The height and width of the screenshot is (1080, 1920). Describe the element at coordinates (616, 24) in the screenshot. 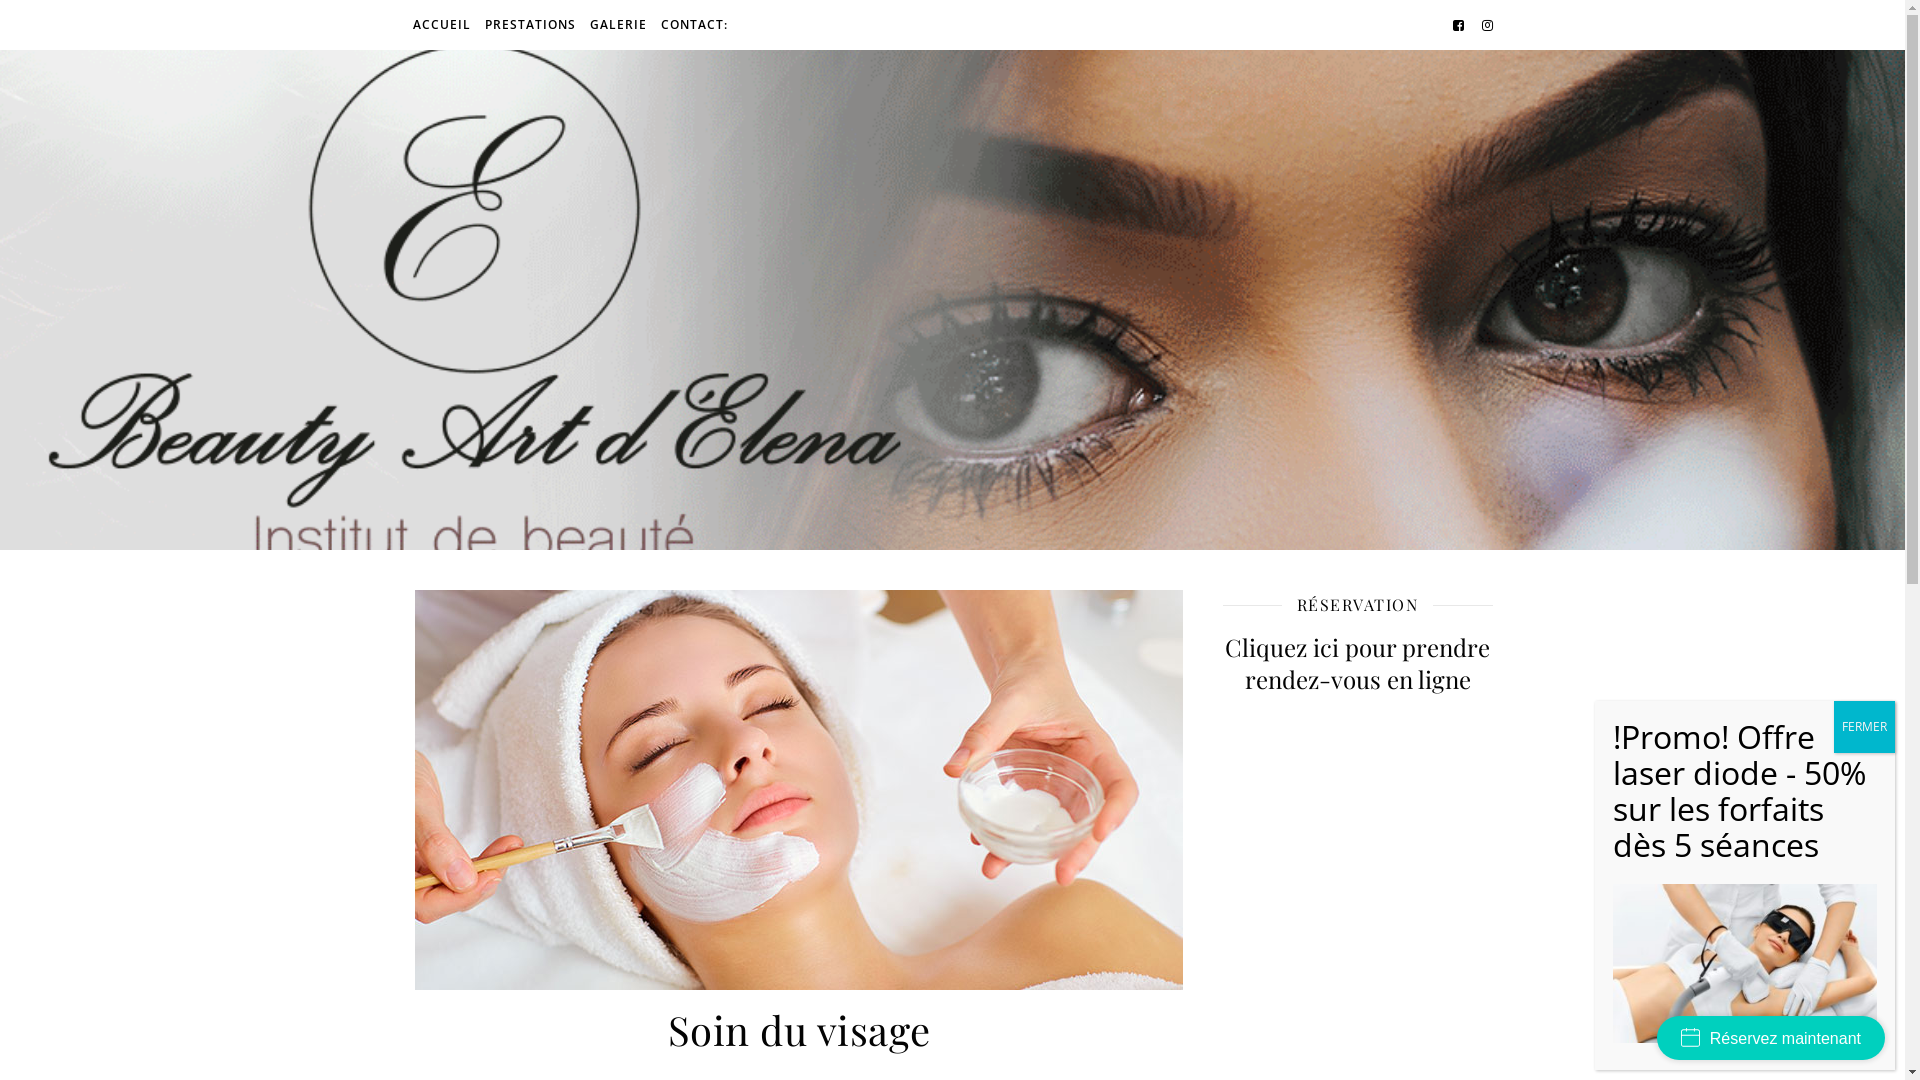

I see `'GALERIE'` at that location.